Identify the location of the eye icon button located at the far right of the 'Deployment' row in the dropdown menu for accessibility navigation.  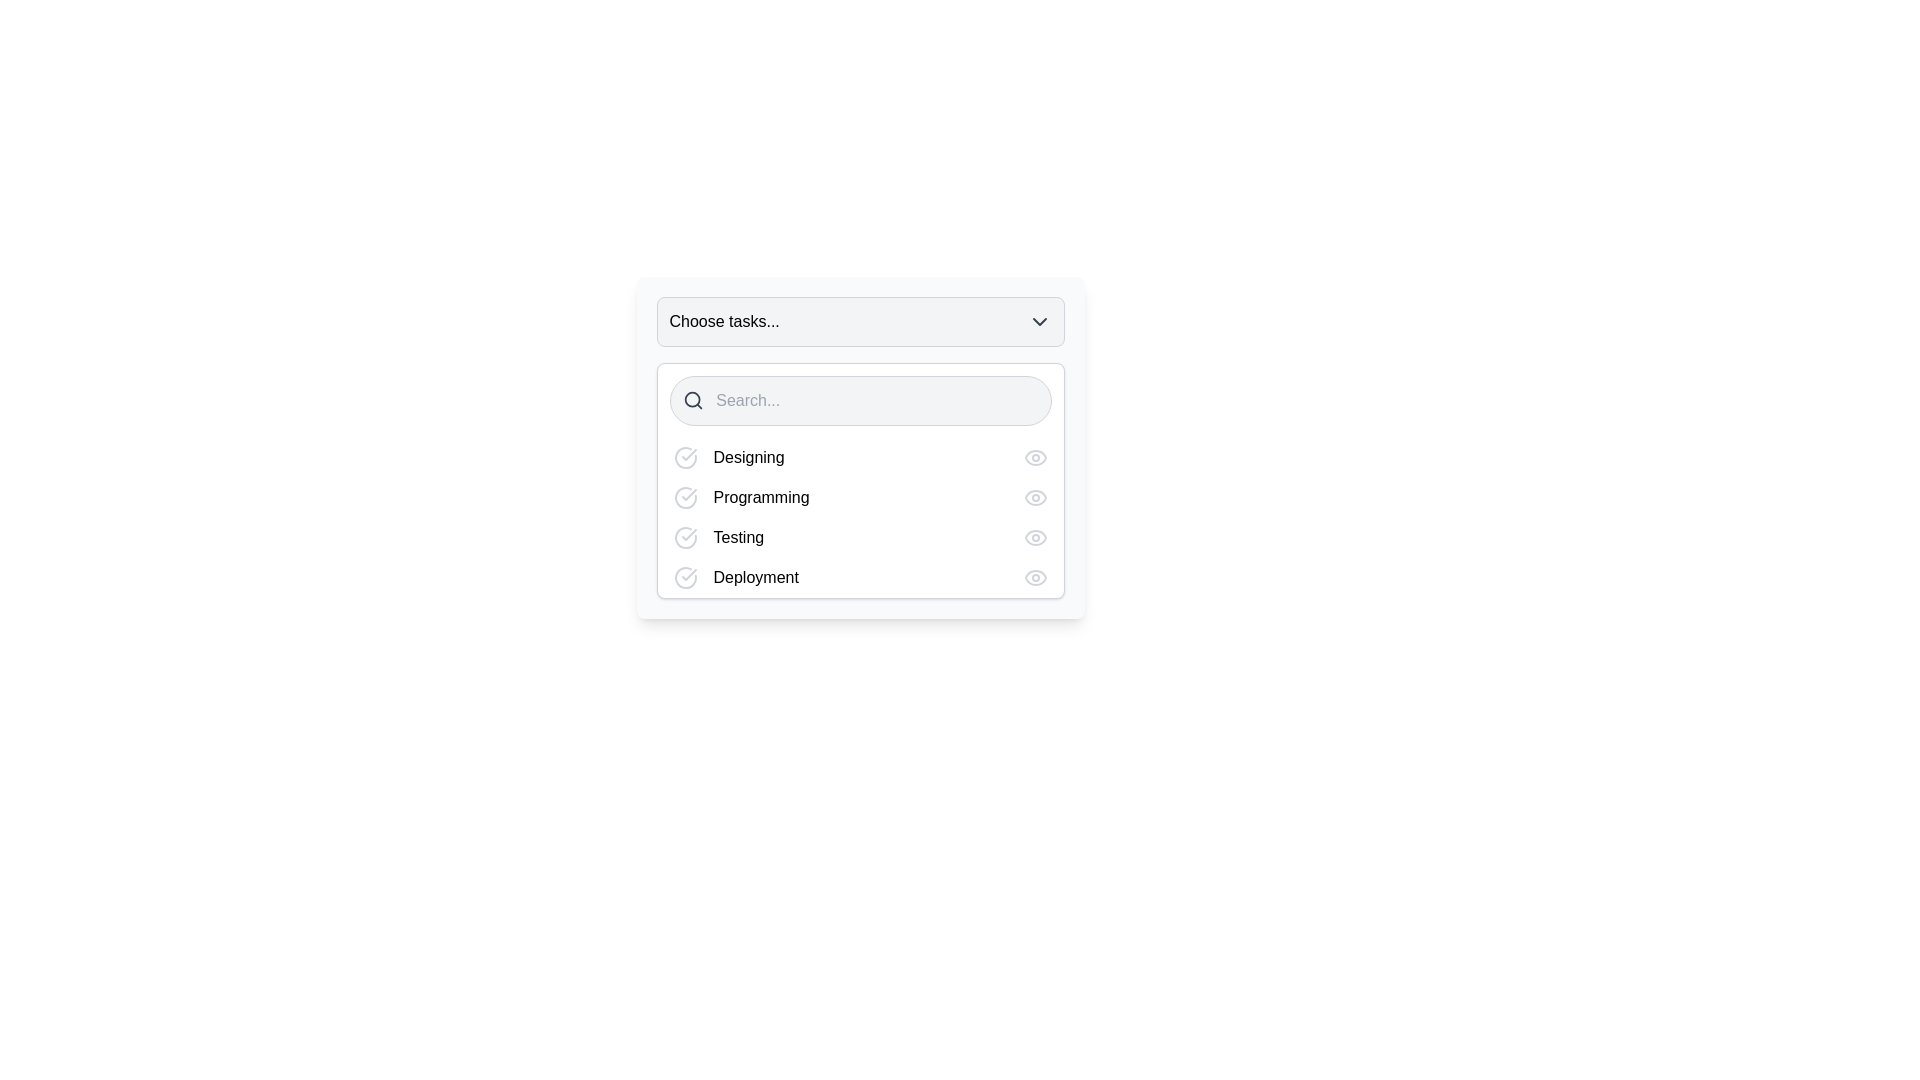
(1035, 578).